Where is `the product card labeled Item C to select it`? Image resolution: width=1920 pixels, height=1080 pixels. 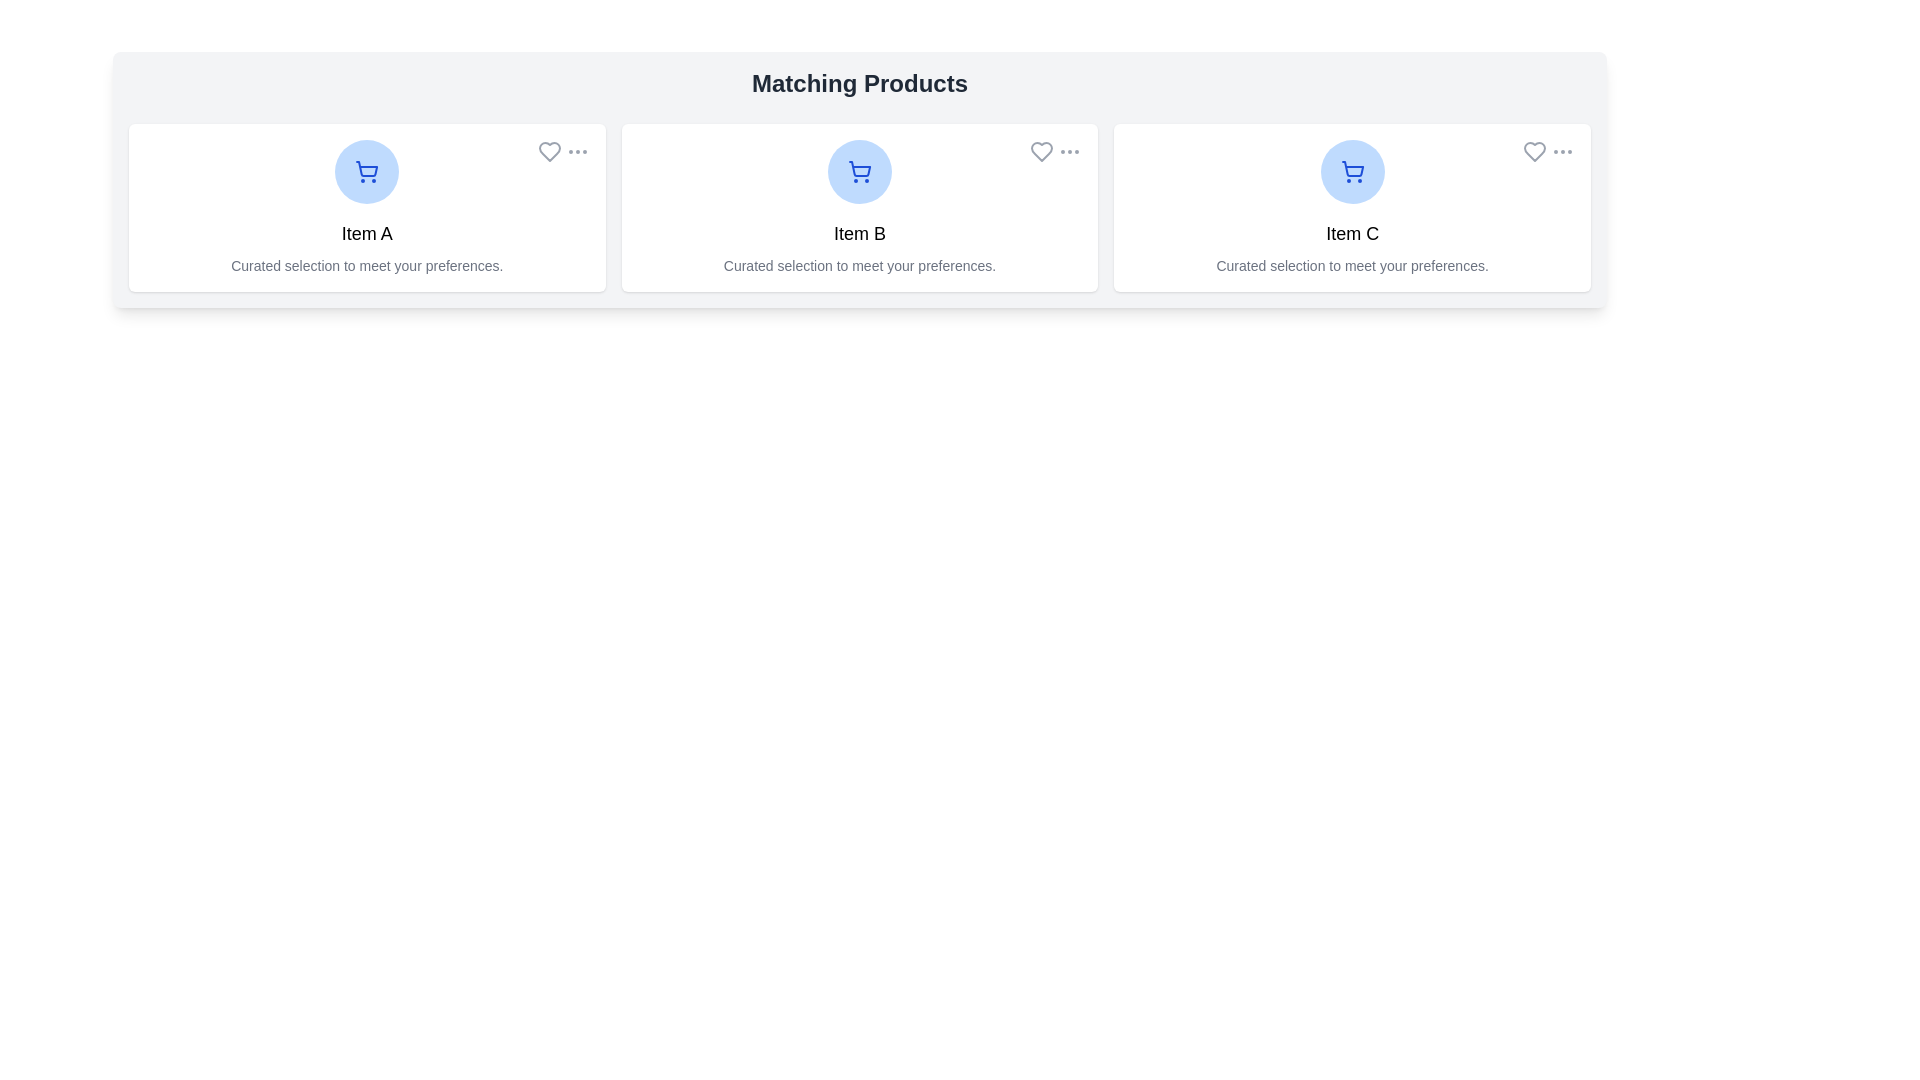 the product card labeled Item C to select it is located at coordinates (1353, 208).